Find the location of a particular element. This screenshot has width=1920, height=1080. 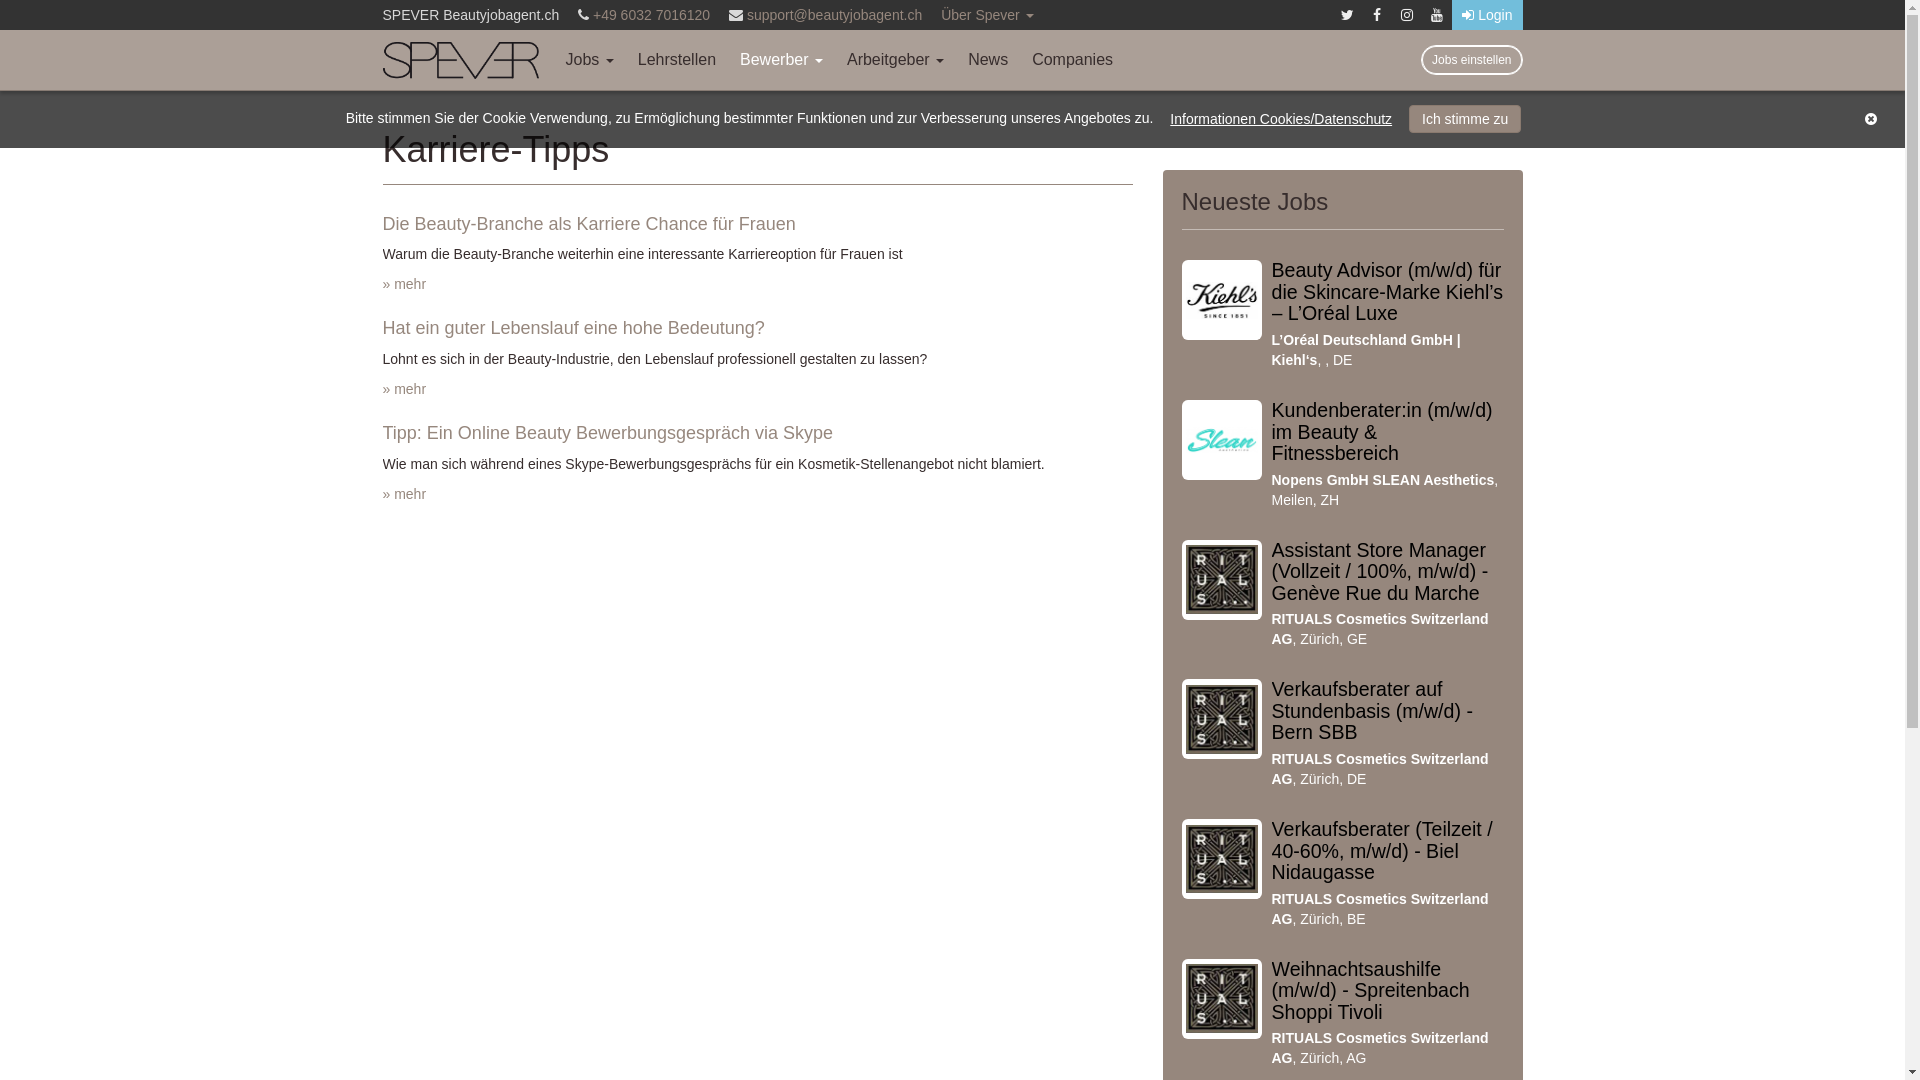

'Hat ein guter Lebenslauf eine hohe Bedeutung?' is located at coordinates (571, 326).